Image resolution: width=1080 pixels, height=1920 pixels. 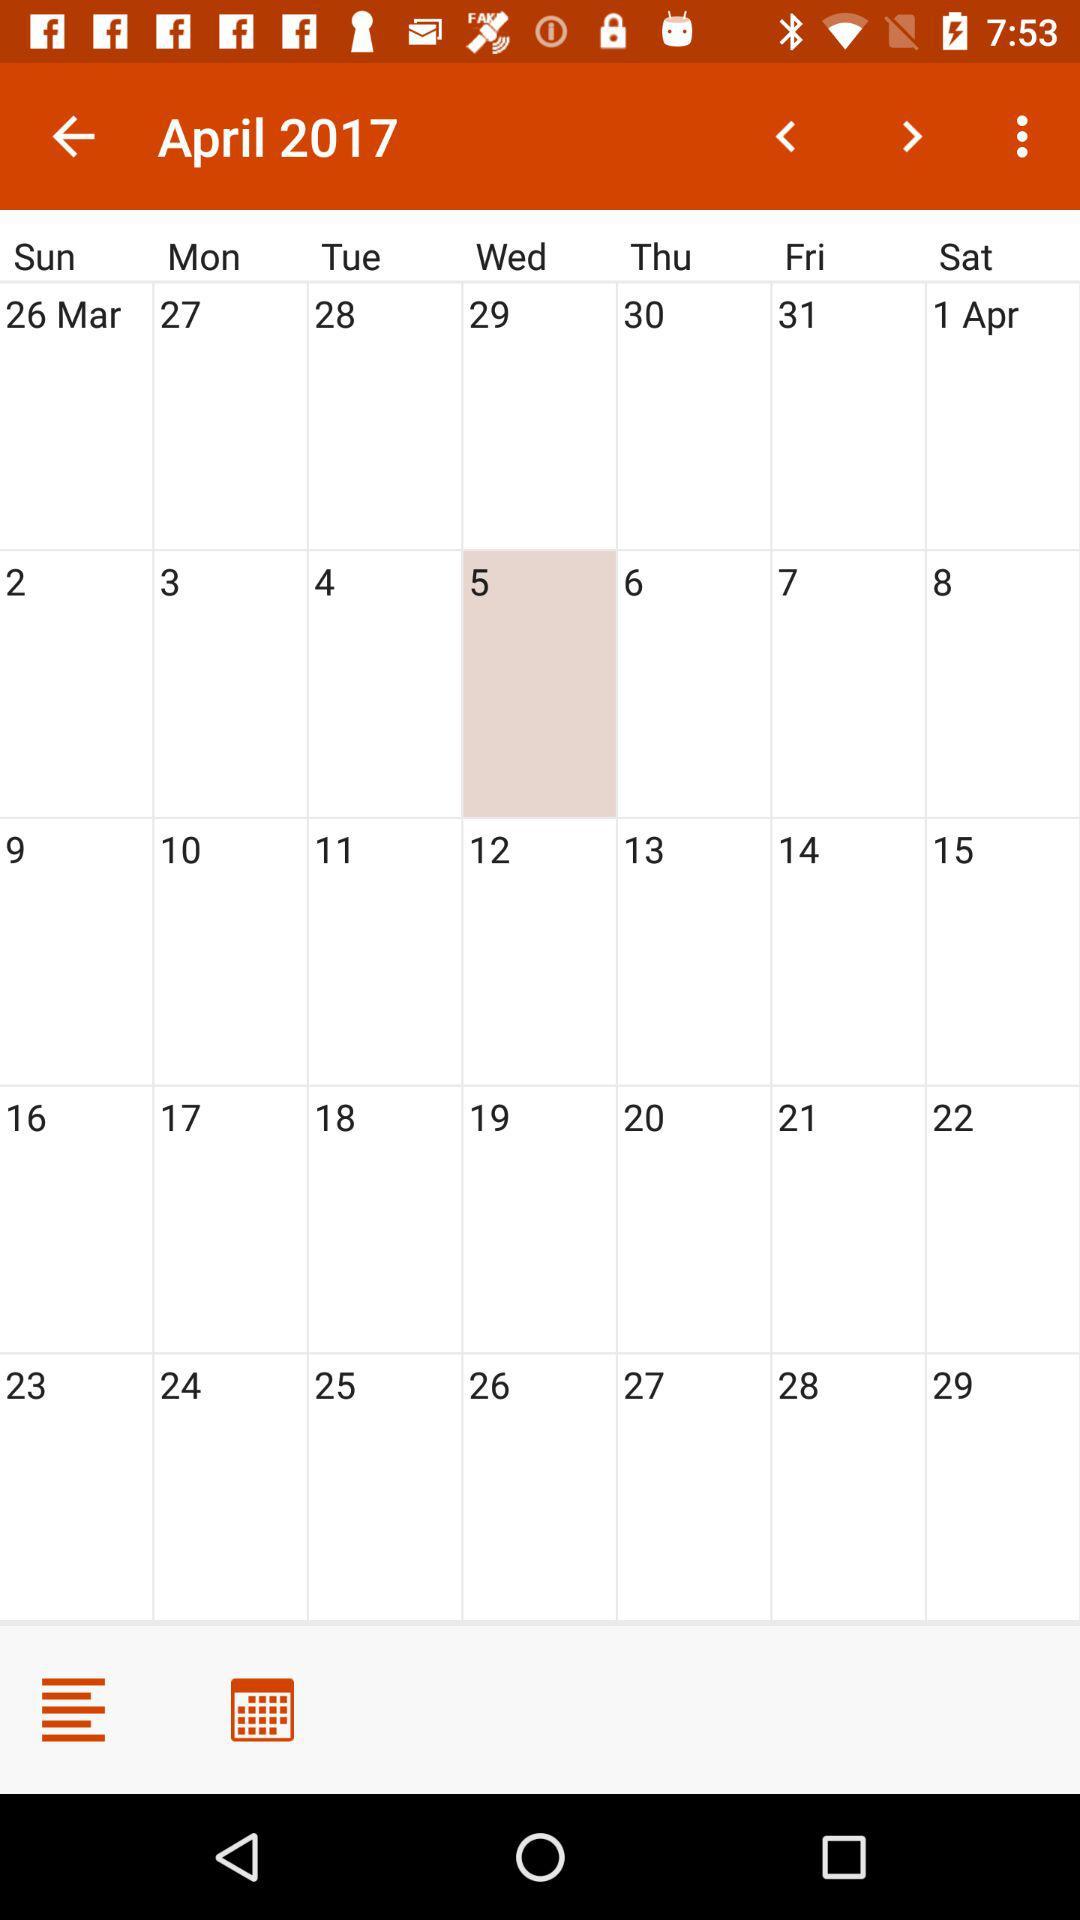 What do you see at coordinates (72, 135) in the screenshot?
I see `the item next to april 2017 icon` at bounding box center [72, 135].